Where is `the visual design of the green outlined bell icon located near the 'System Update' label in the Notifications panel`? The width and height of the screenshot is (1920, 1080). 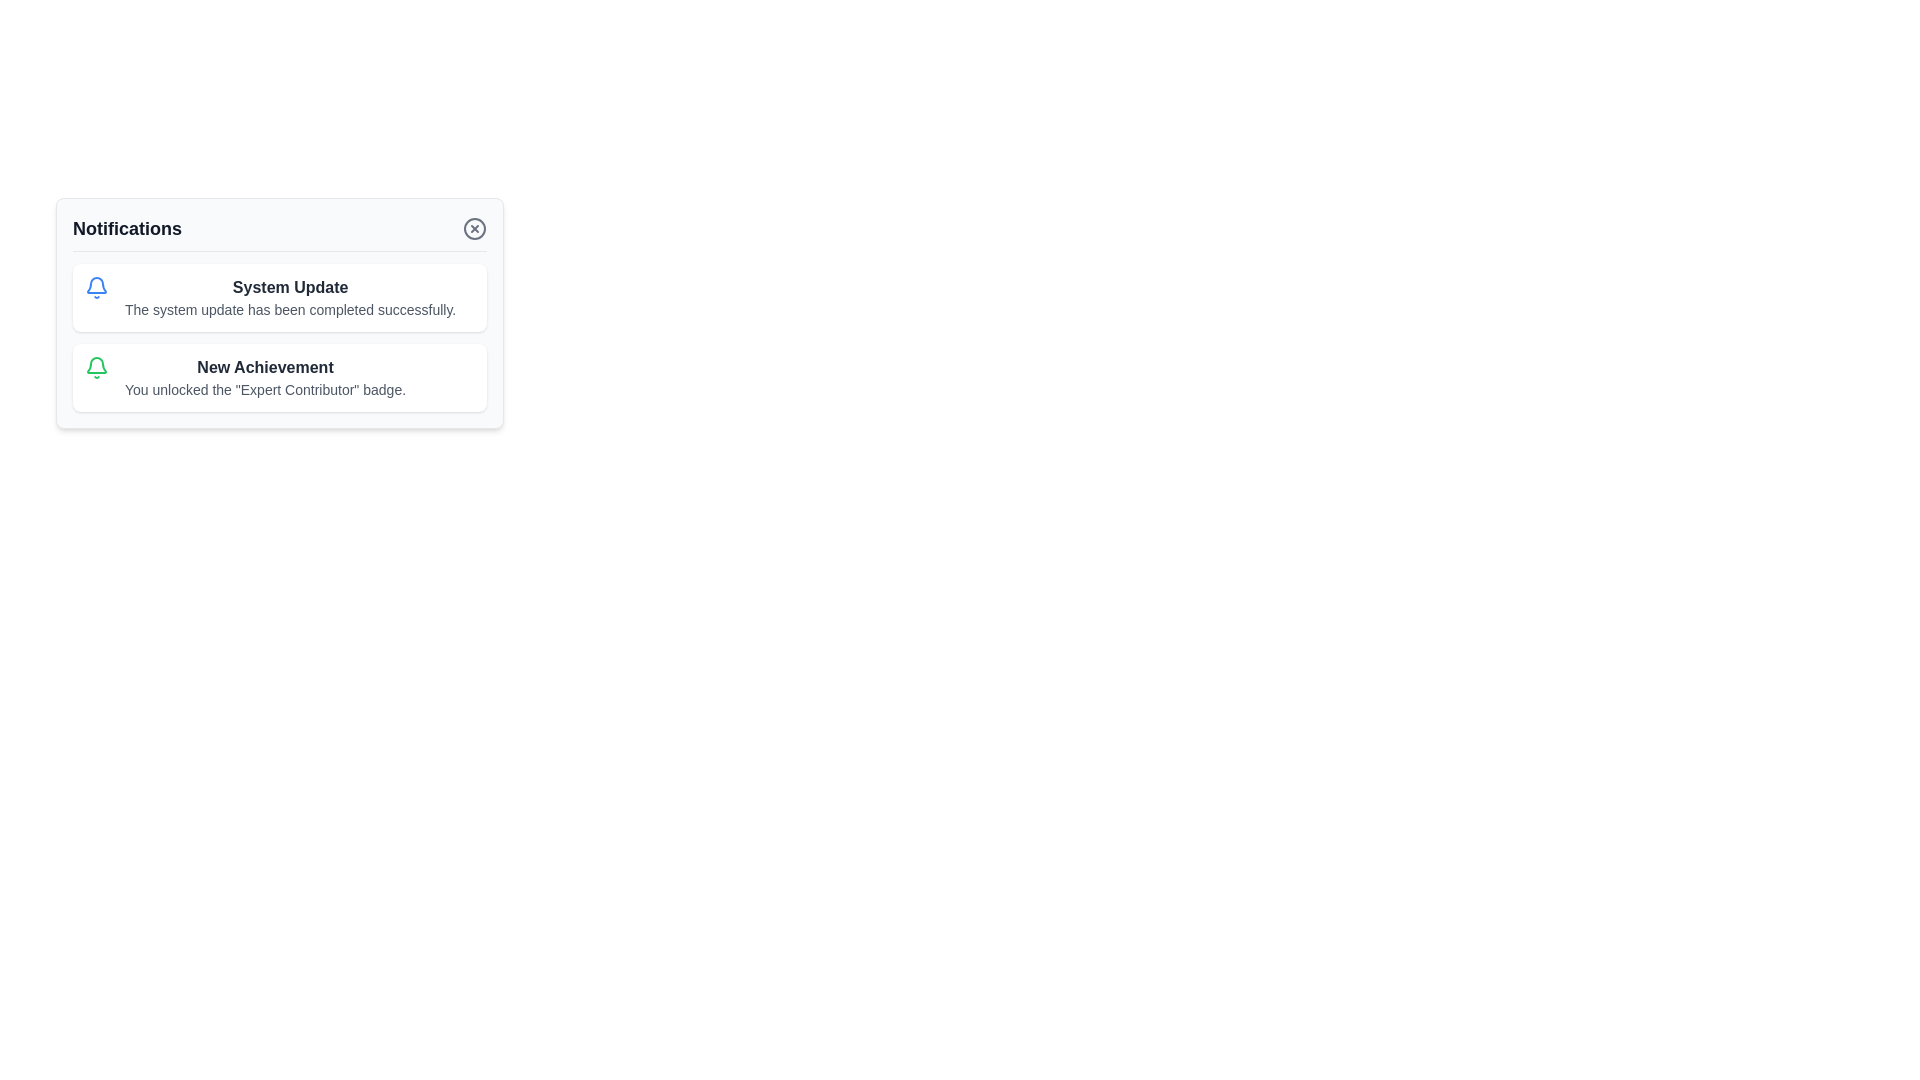
the visual design of the green outlined bell icon located near the 'System Update' label in the Notifications panel is located at coordinates (95, 365).